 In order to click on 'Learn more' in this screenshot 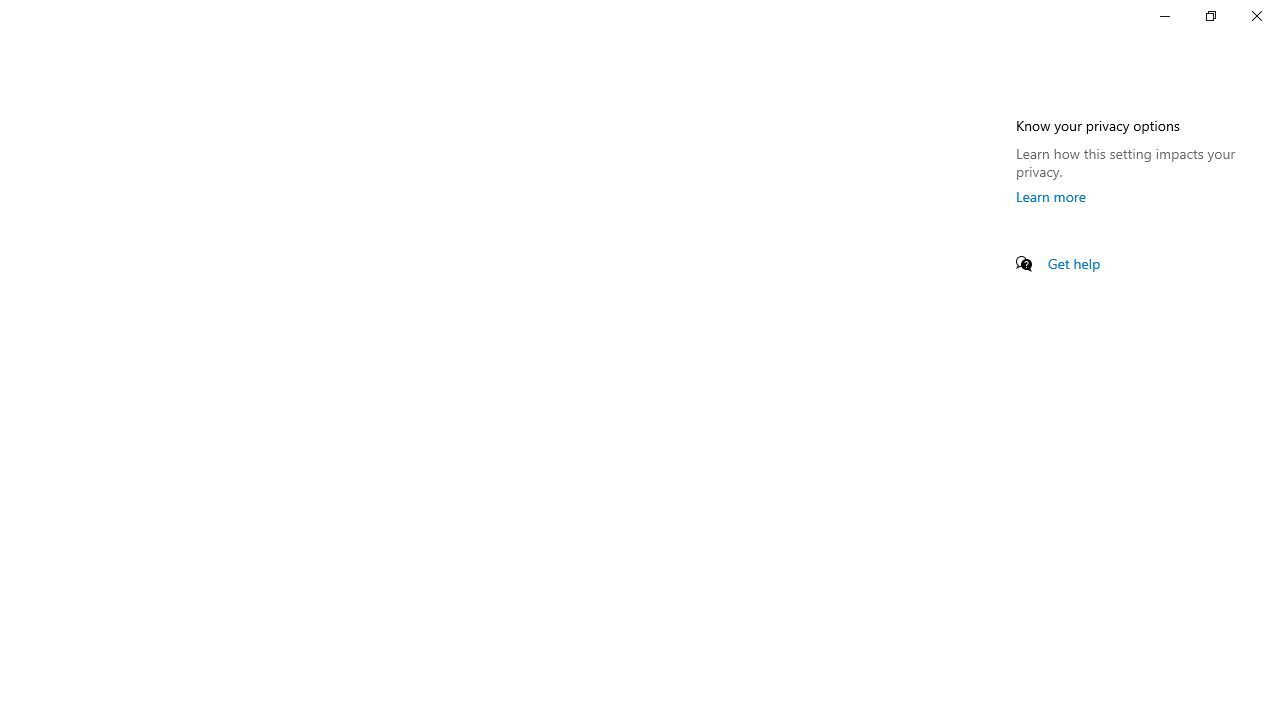, I will do `click(1050, 196)`.